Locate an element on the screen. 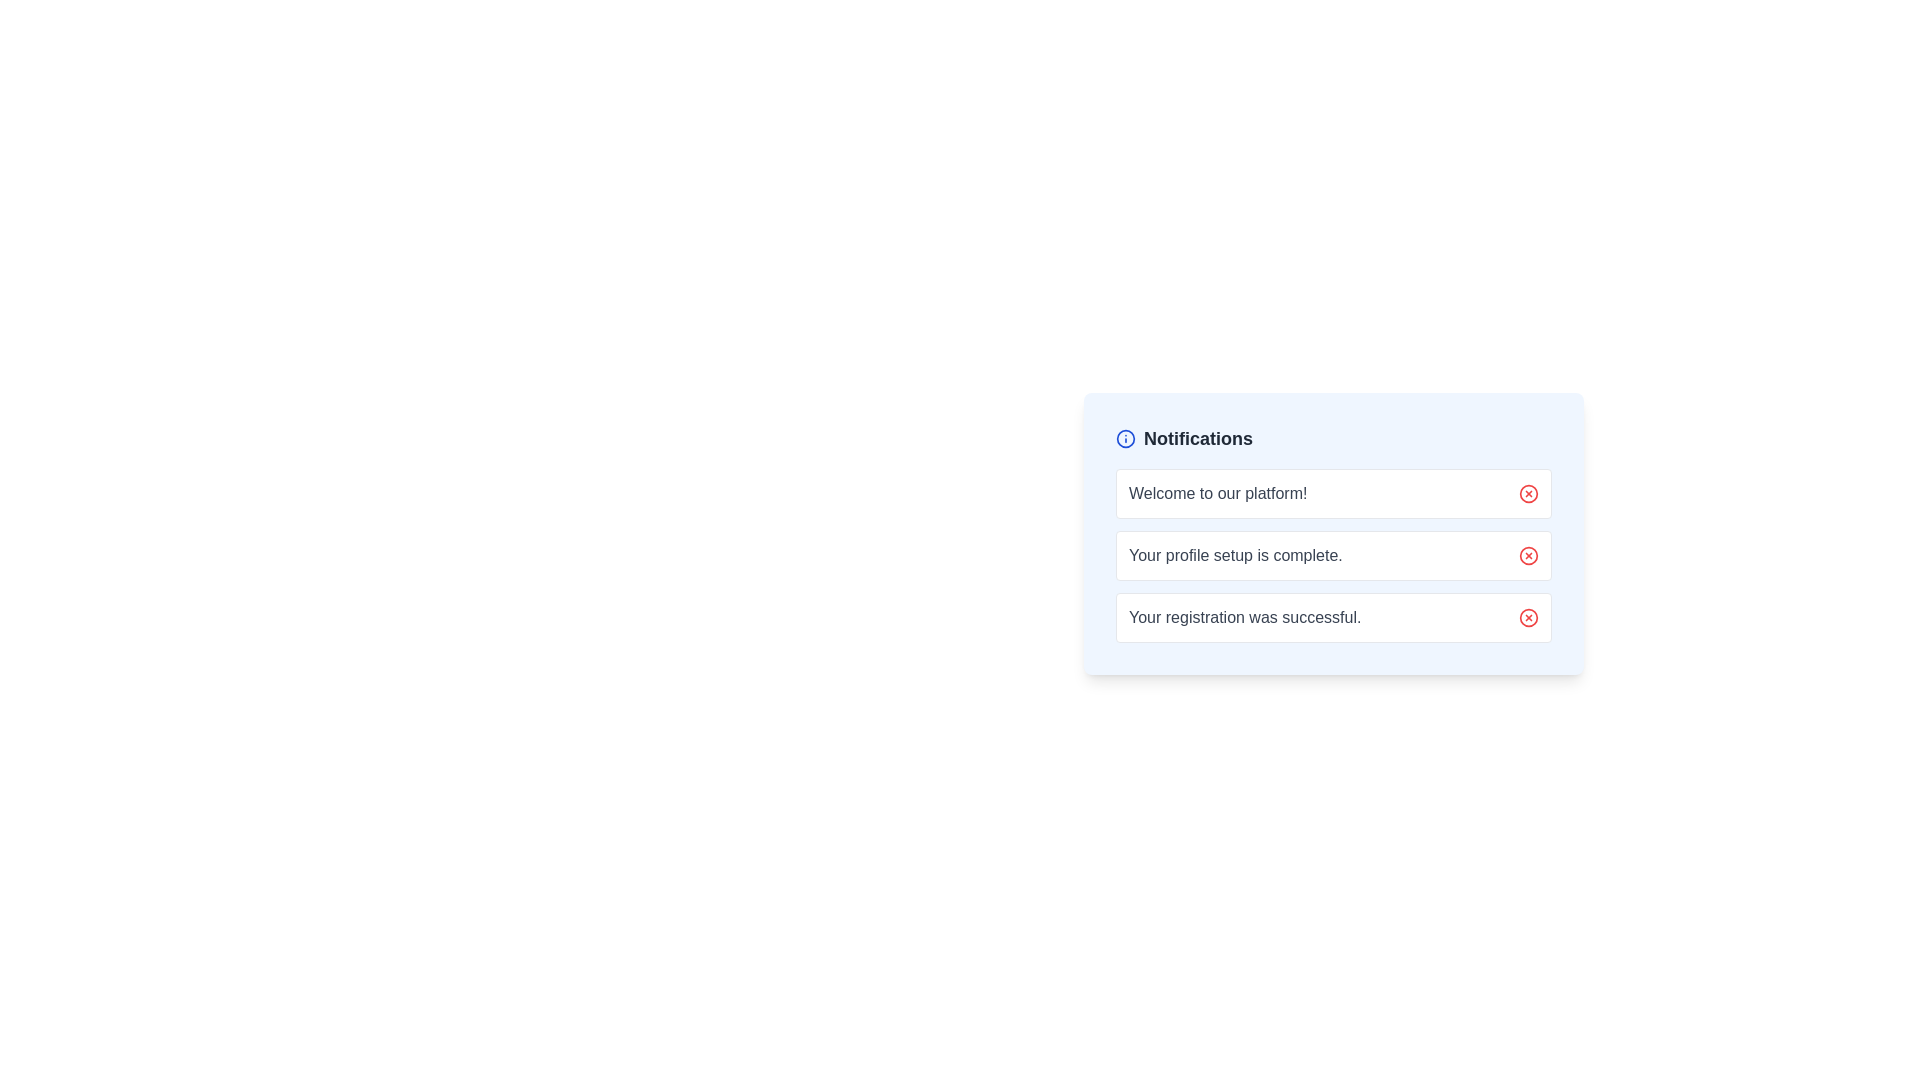 The width and height of the screenshot is (1920, 1080). the informational icon located to the left of the 'Notifications' heading is located at coordinates (1126, 438).